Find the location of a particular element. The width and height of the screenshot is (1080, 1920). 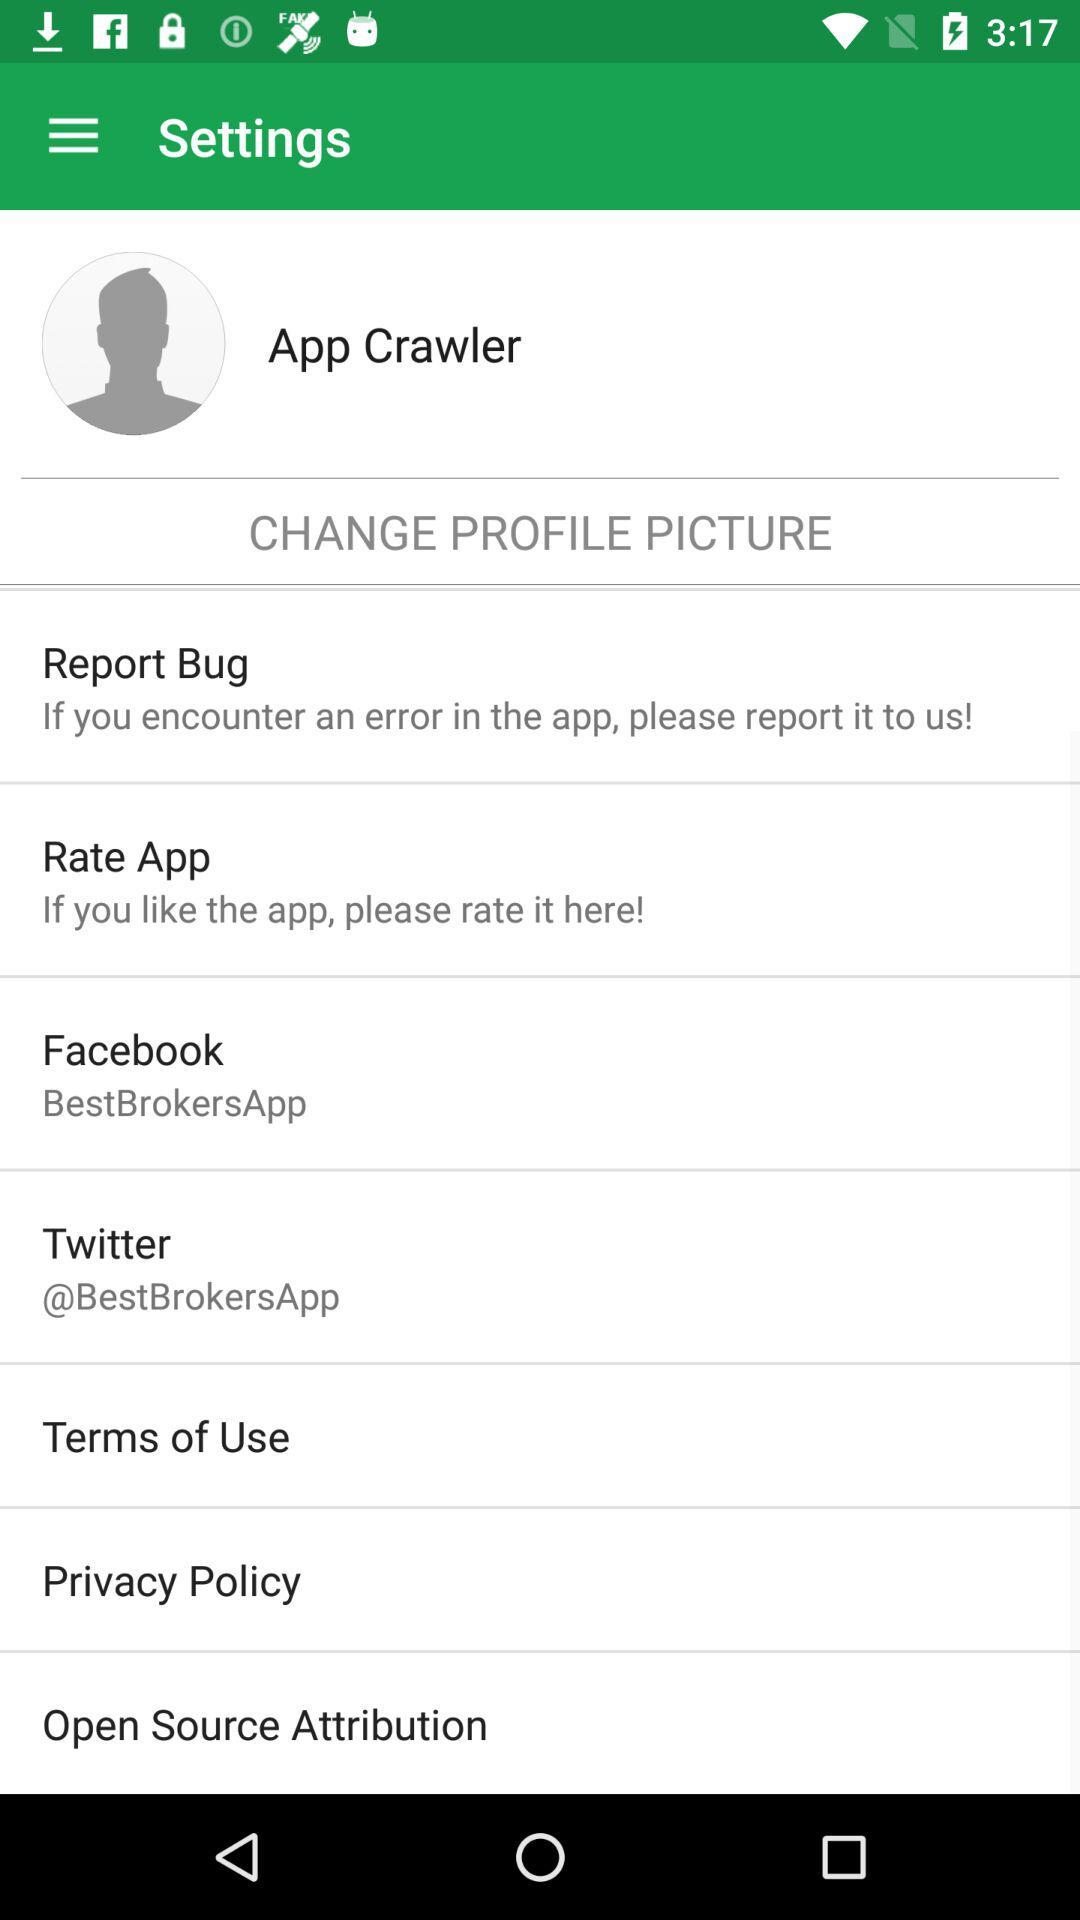

item below the privacy policy is located at coordinates (264, 1722).